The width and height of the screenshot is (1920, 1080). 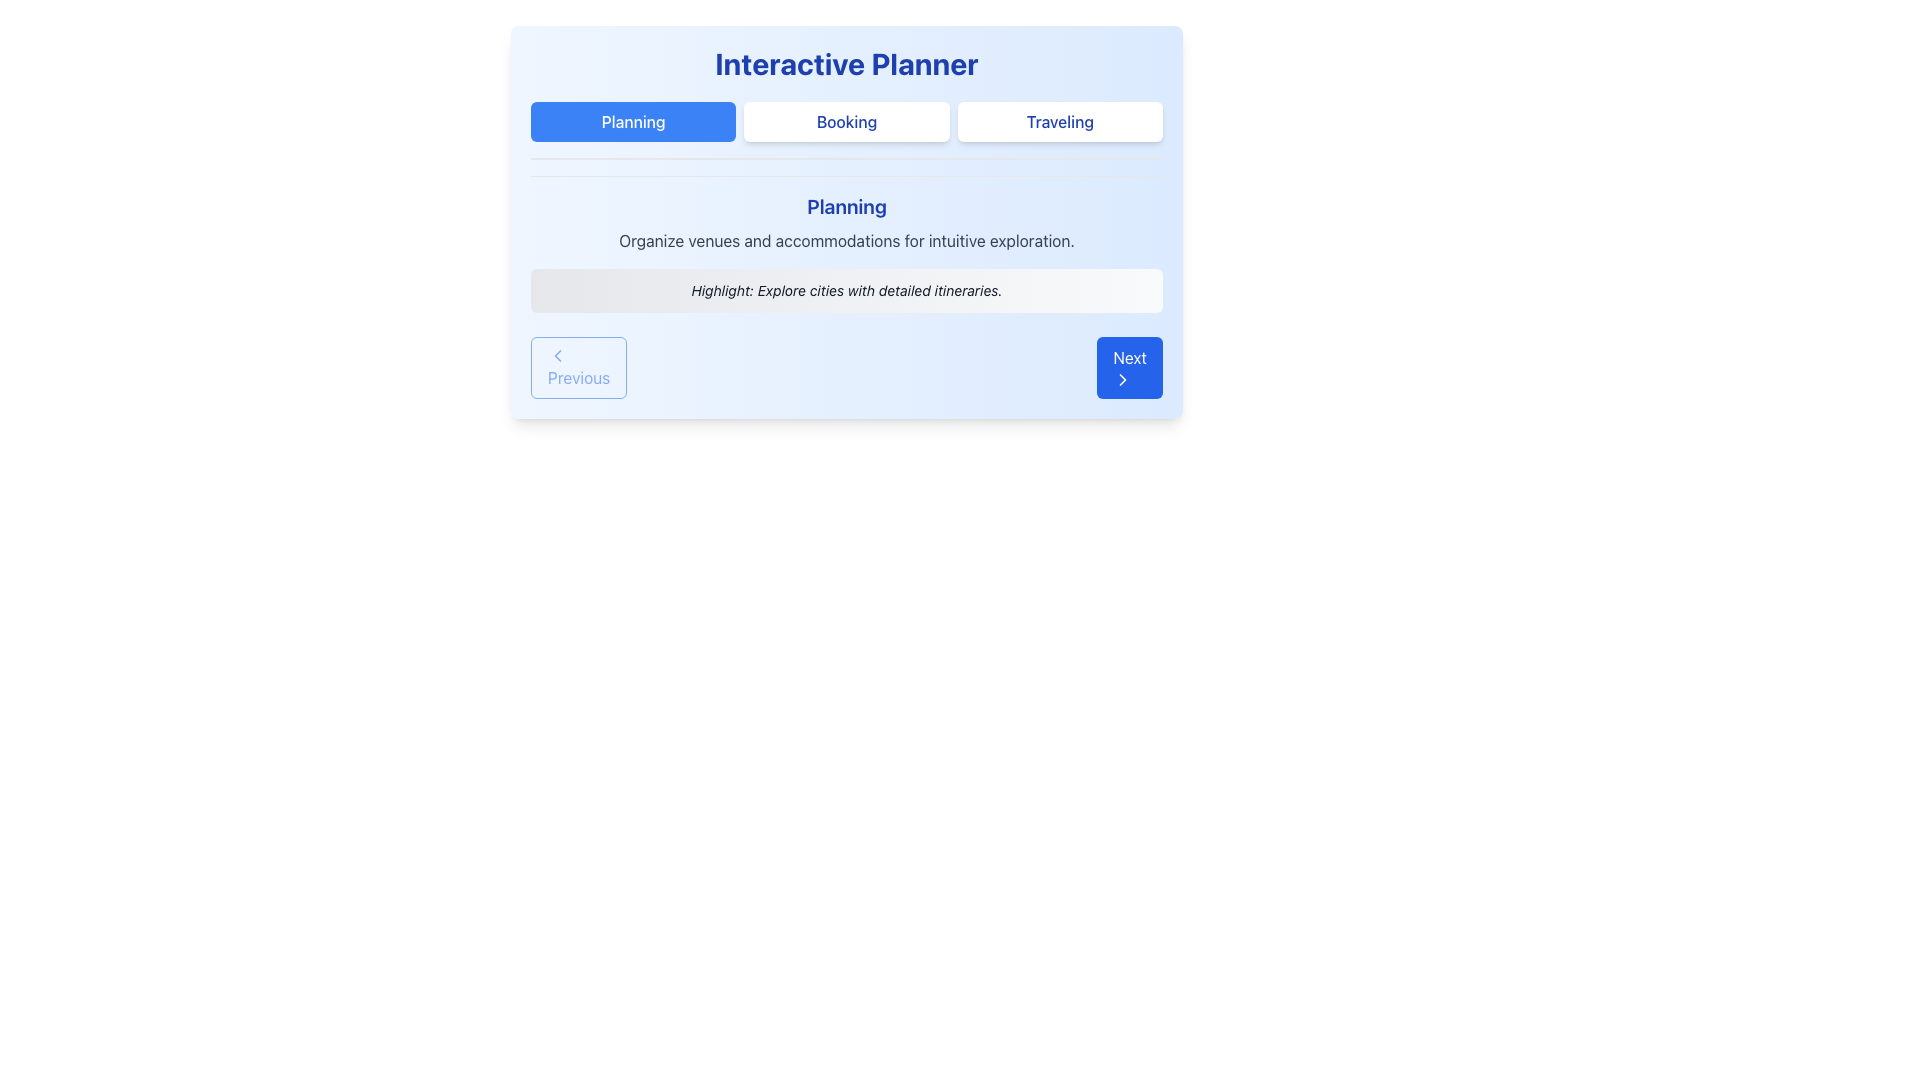 What do you see at coordinates (846, 290) in the screenshot?
I see `the informational text box providing contextual information about the 'Planning' section, which is located below the descriptive text block and above a smaller italicized version of its content` at bounding box center [846, 290].